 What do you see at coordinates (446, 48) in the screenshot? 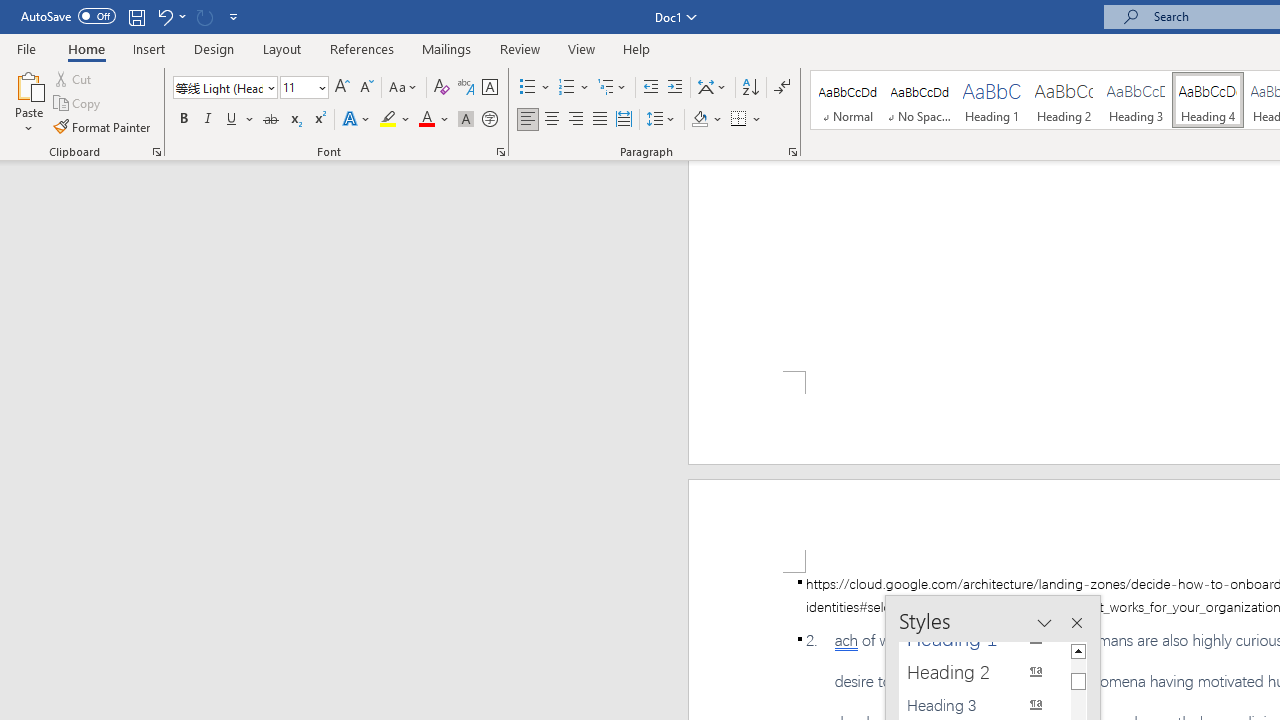
I see `'Mailings'` at bounding box center [446, 48].